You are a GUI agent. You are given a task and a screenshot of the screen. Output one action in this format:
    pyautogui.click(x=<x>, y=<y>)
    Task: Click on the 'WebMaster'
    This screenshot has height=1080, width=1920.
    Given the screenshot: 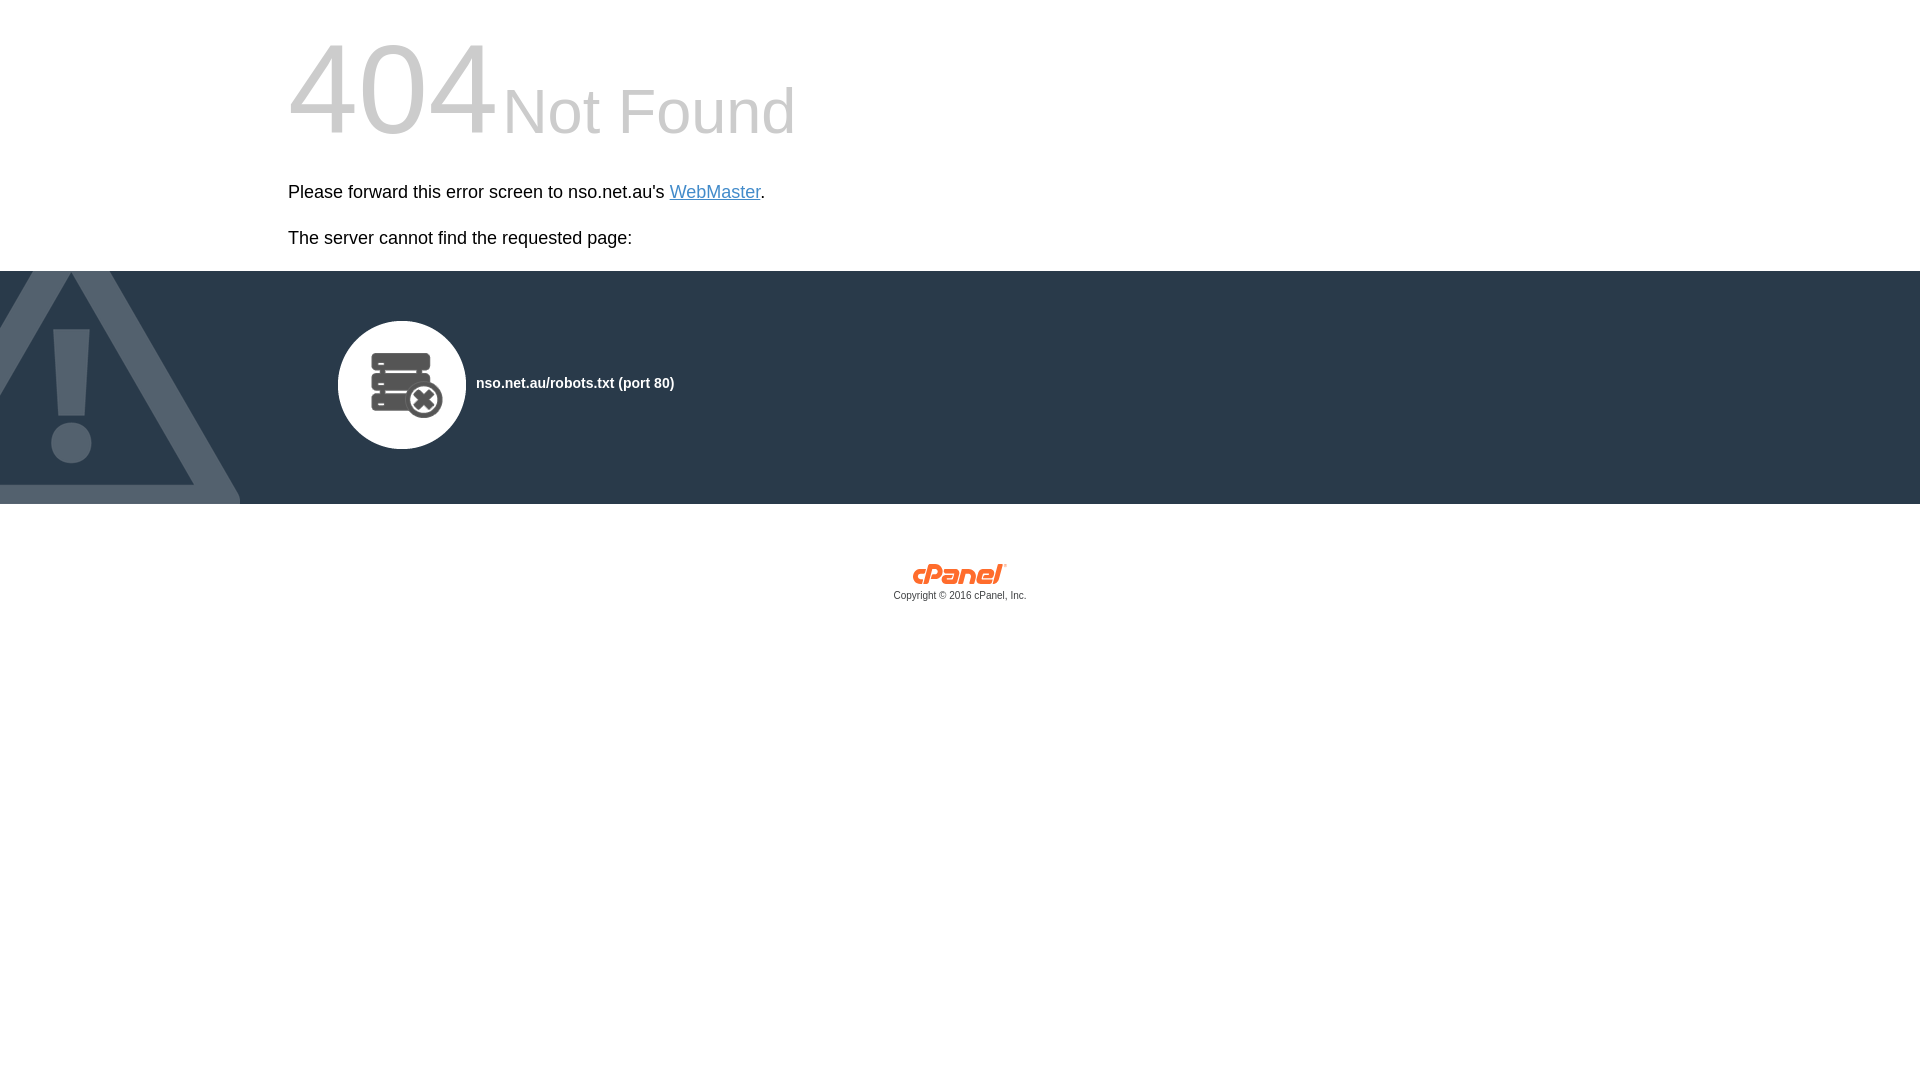 What is the action you would take?
    pyautogui.click(x=715, y=192)
    